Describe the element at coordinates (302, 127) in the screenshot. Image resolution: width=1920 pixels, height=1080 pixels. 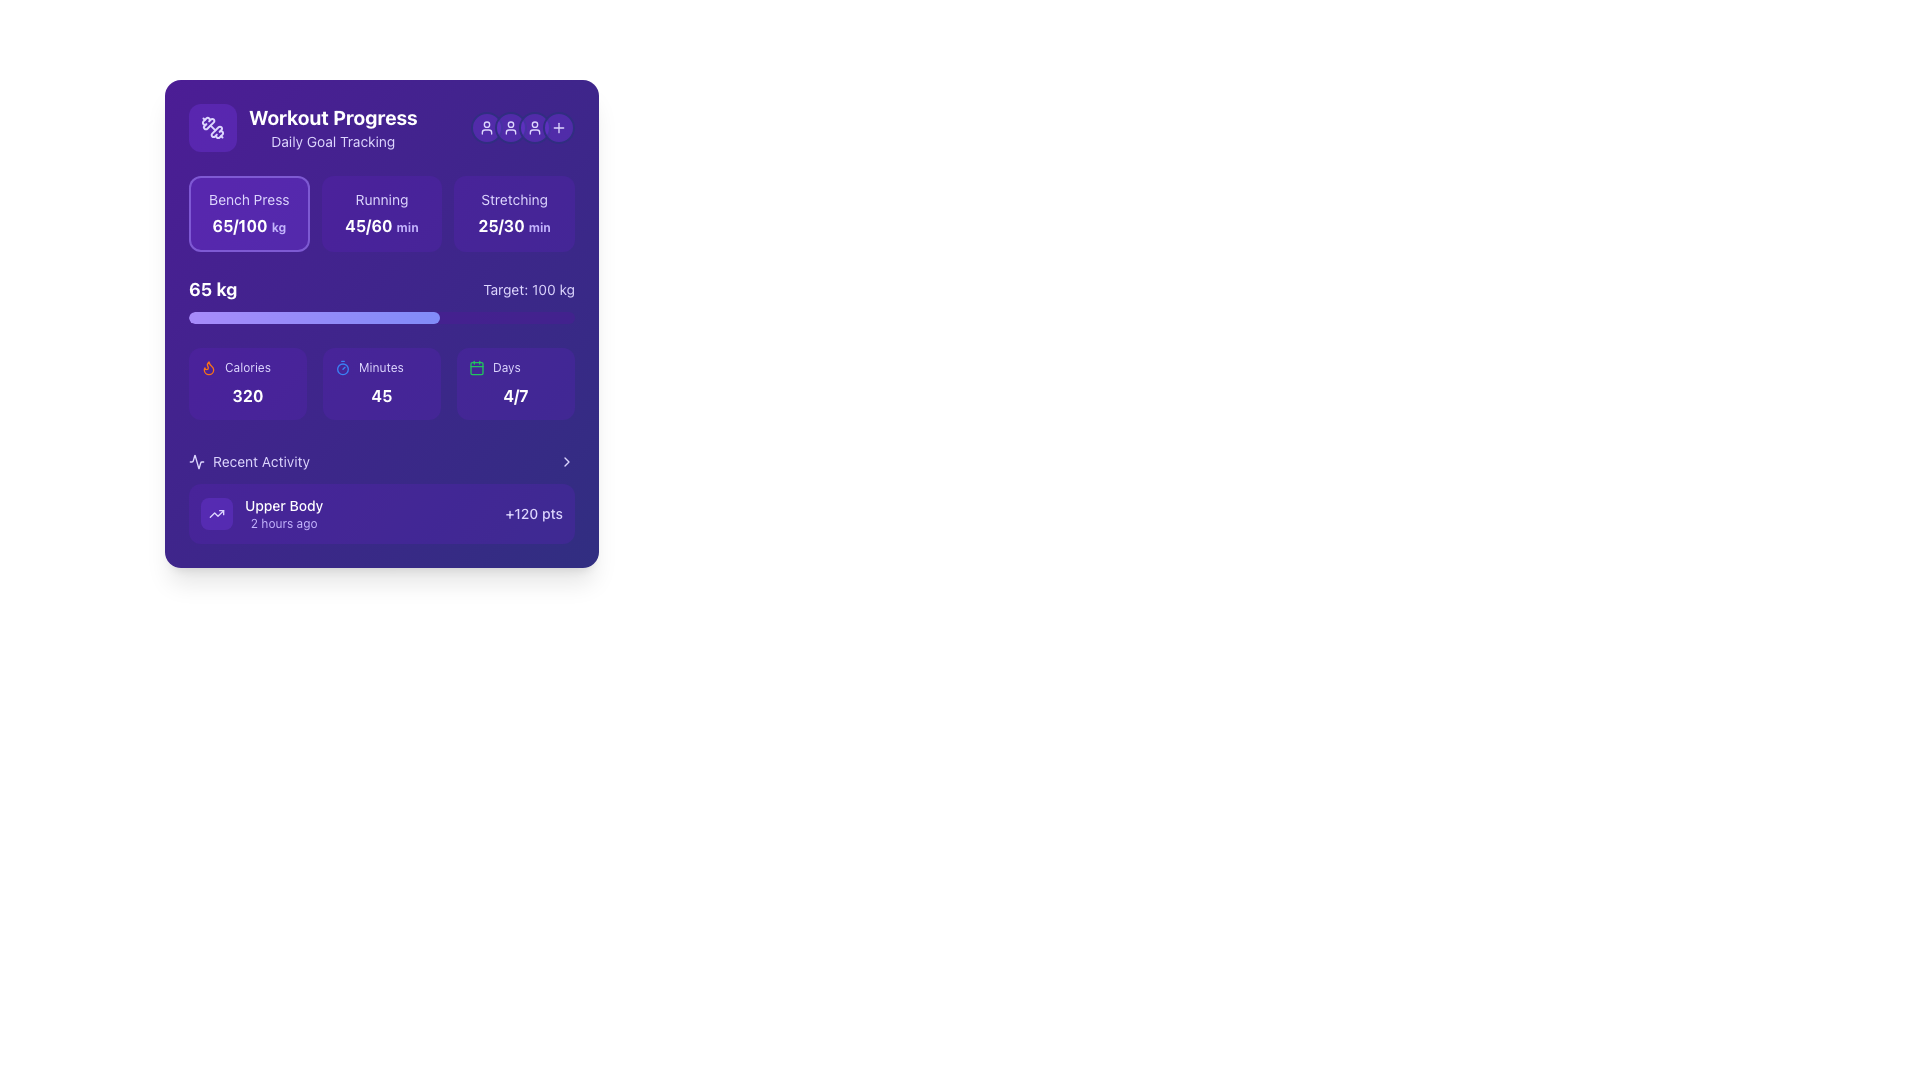
I see `the section header with a purple background, featuring the text 'Workout Progress' in bold white and 'Daily Goal Tracking' in smaller purple text, along with a dumbbell icon, located at the top-left of the main card` at that location.